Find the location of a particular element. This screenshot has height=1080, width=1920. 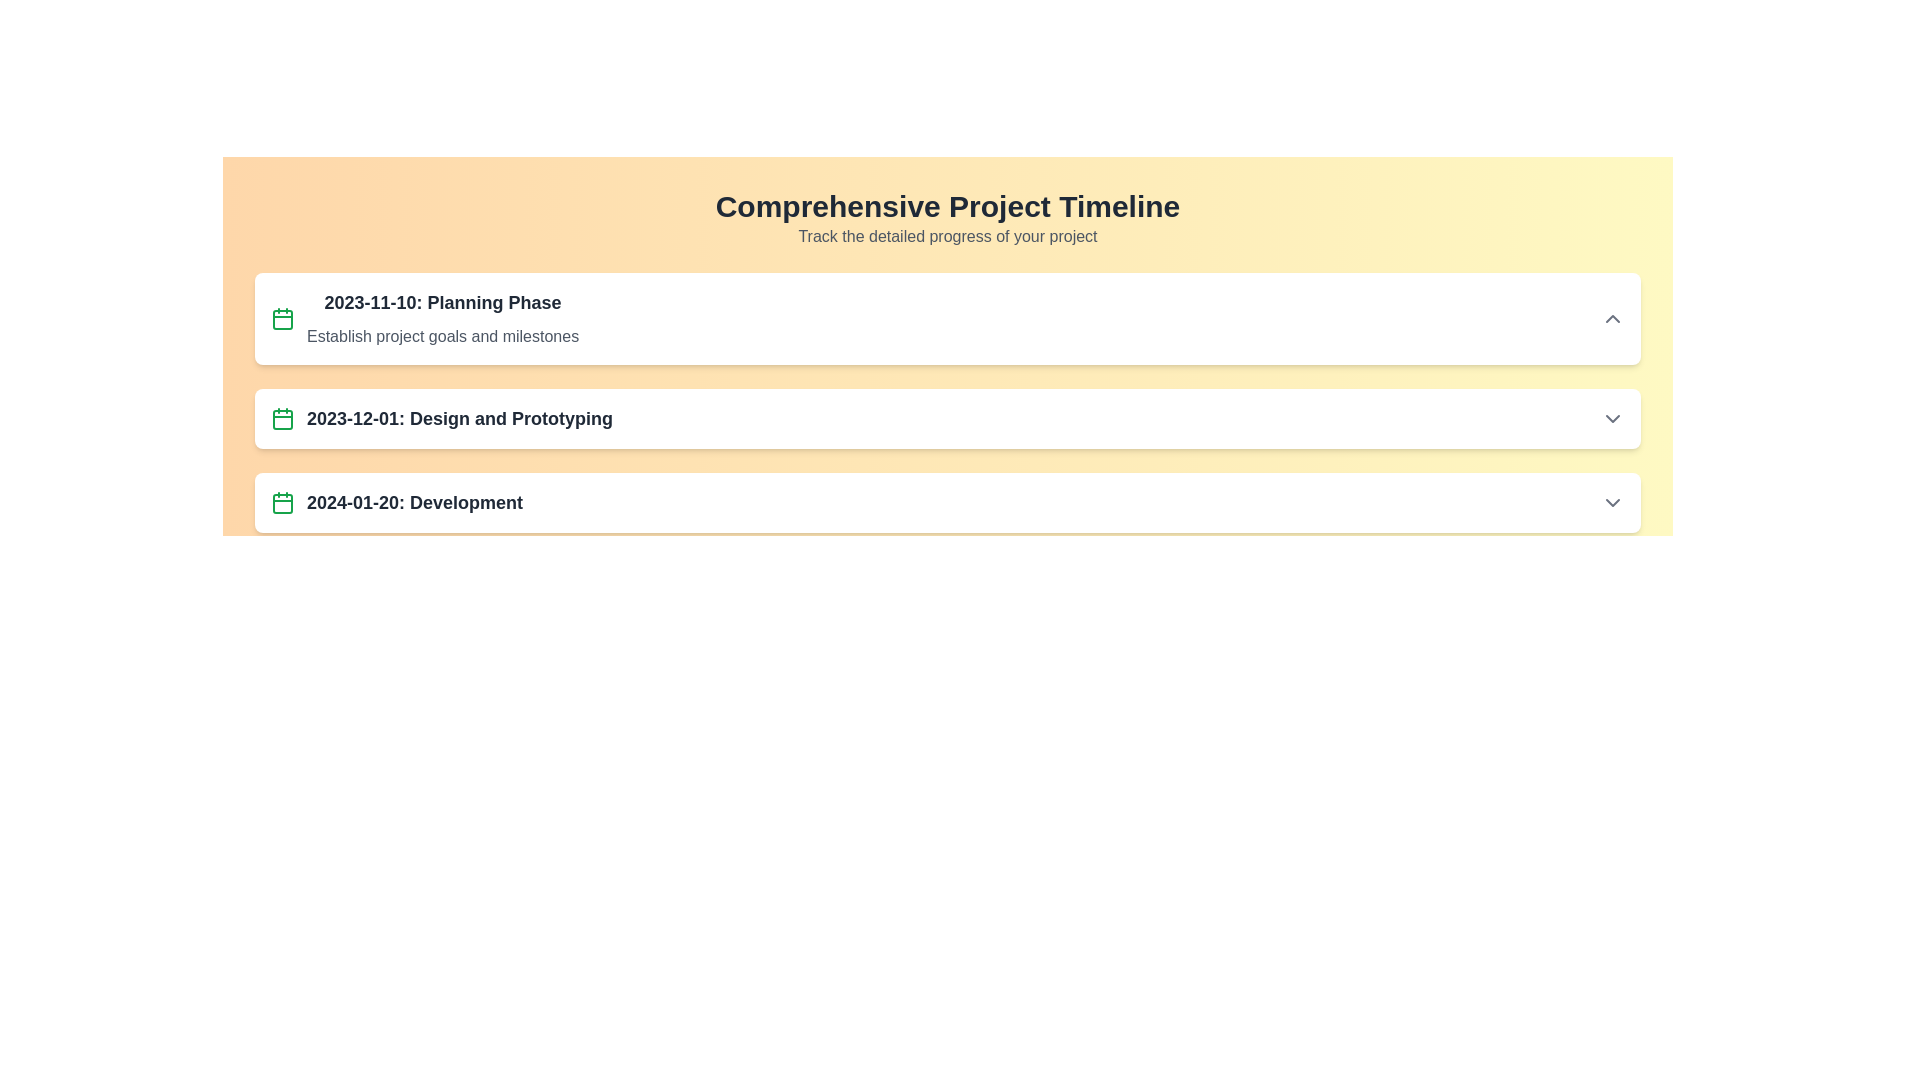

text of the third list item that displays information about the development activity scheduled for January 20, 2024 is located at coordinates (397, 501).